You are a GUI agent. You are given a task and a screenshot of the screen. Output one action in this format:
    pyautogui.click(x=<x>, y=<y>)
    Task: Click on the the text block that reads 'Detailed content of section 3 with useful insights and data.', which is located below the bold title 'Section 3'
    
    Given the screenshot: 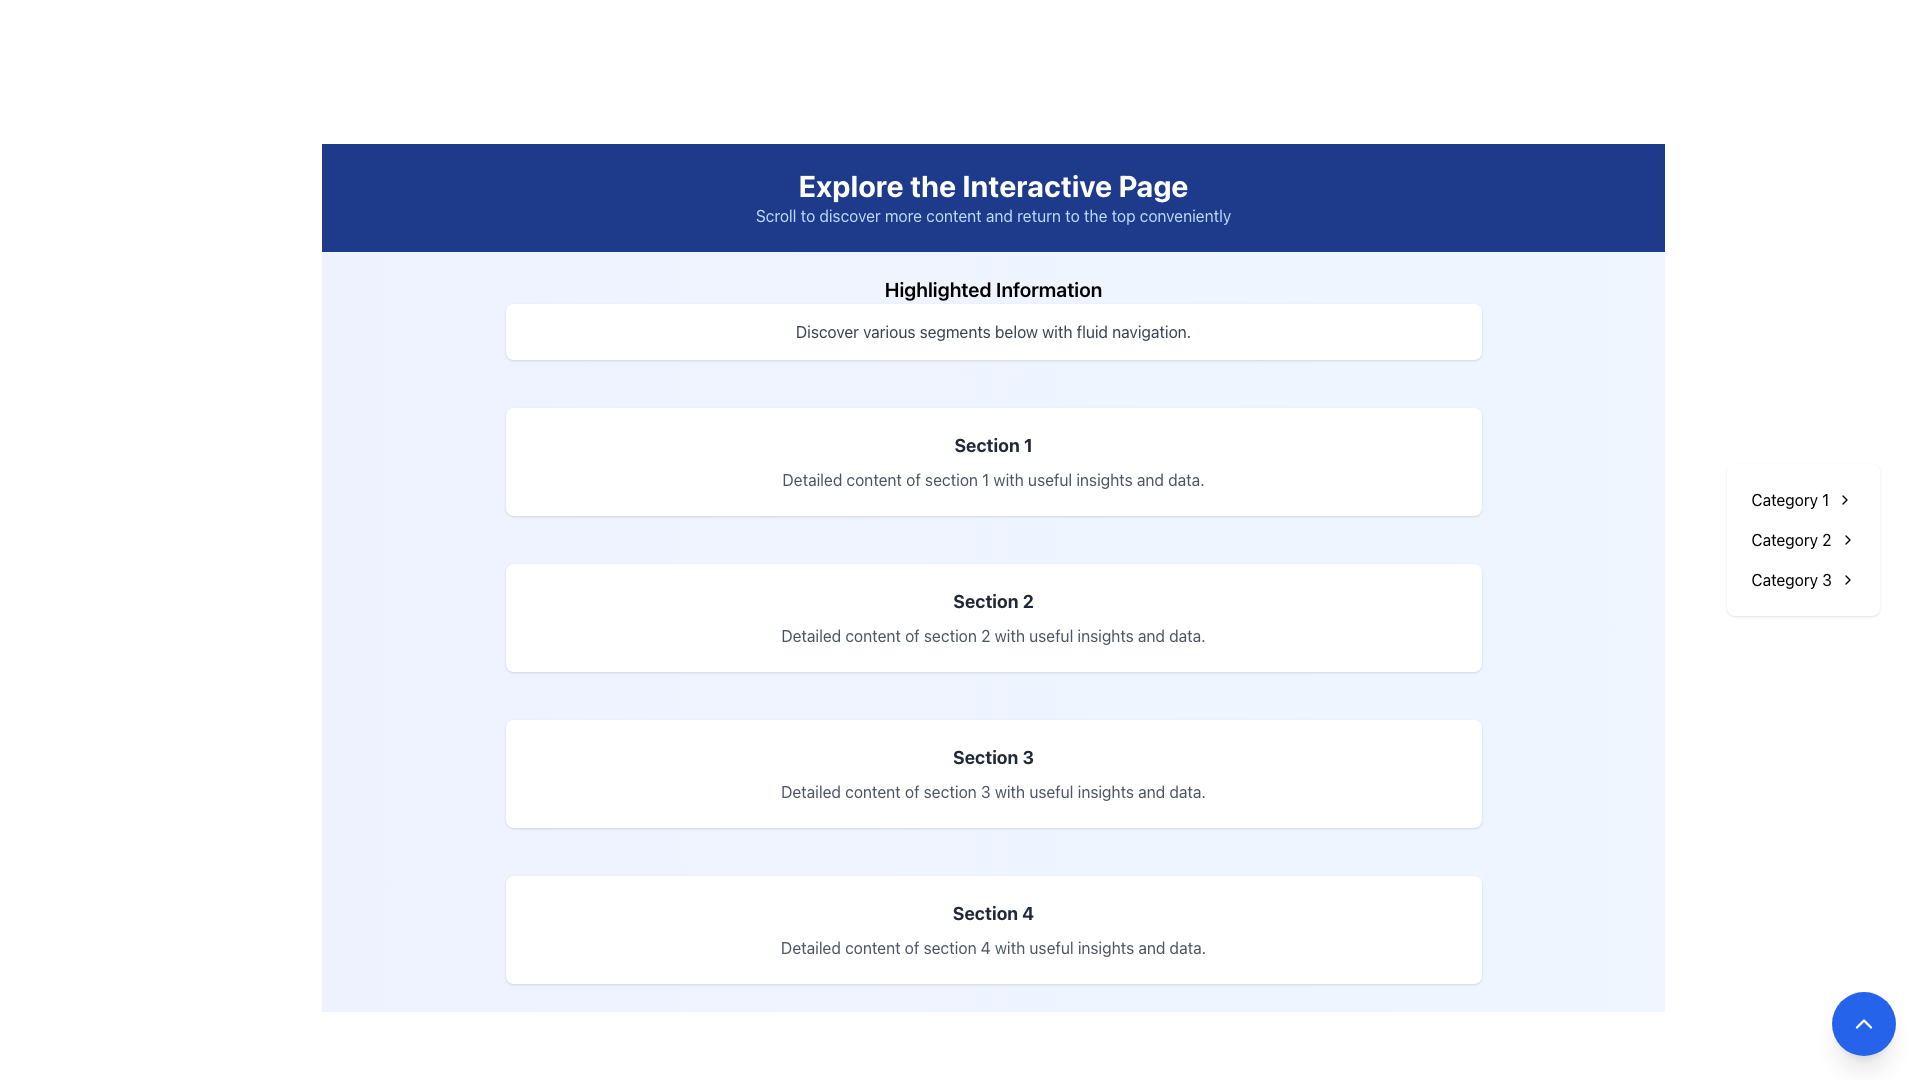 What is the action you would take?
    pyautogui.click(x=993, y=790)
    